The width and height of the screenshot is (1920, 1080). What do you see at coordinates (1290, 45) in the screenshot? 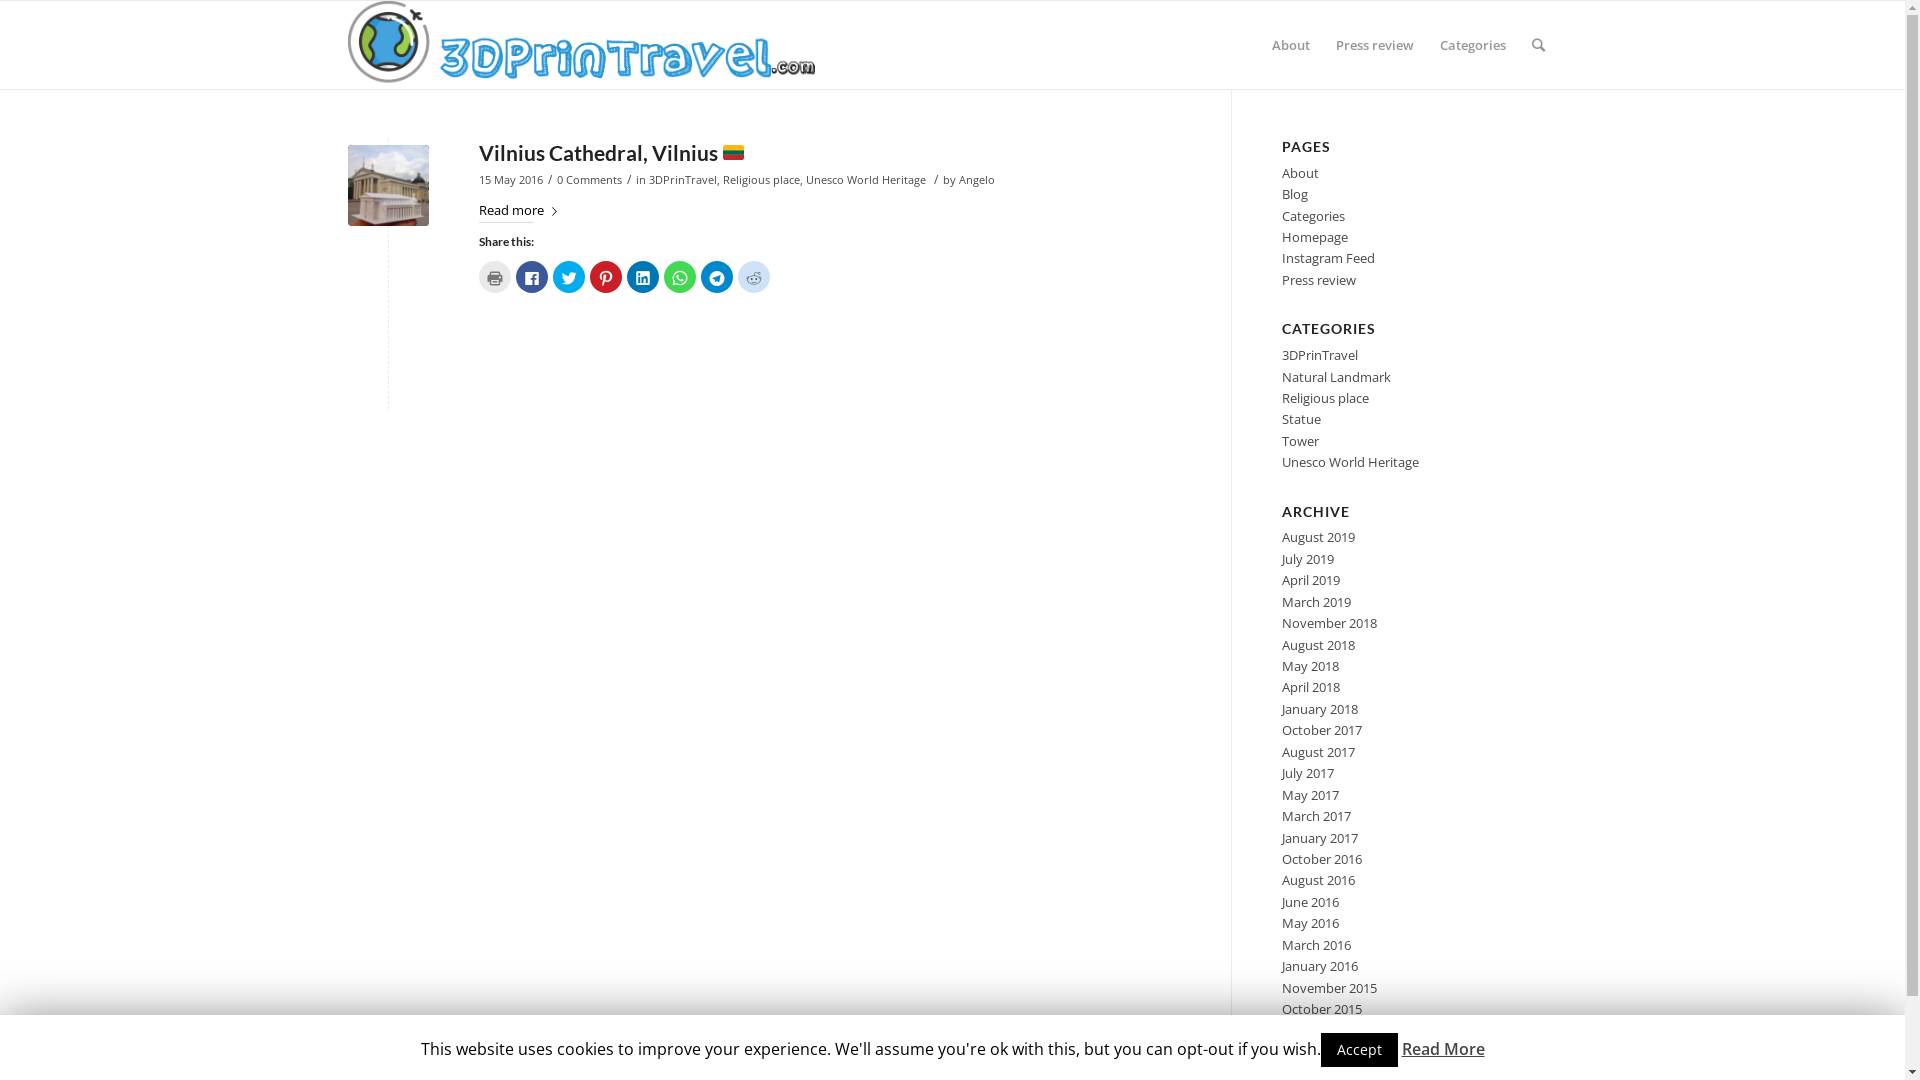
I see `'About'` at bounding box center [1290, 45].